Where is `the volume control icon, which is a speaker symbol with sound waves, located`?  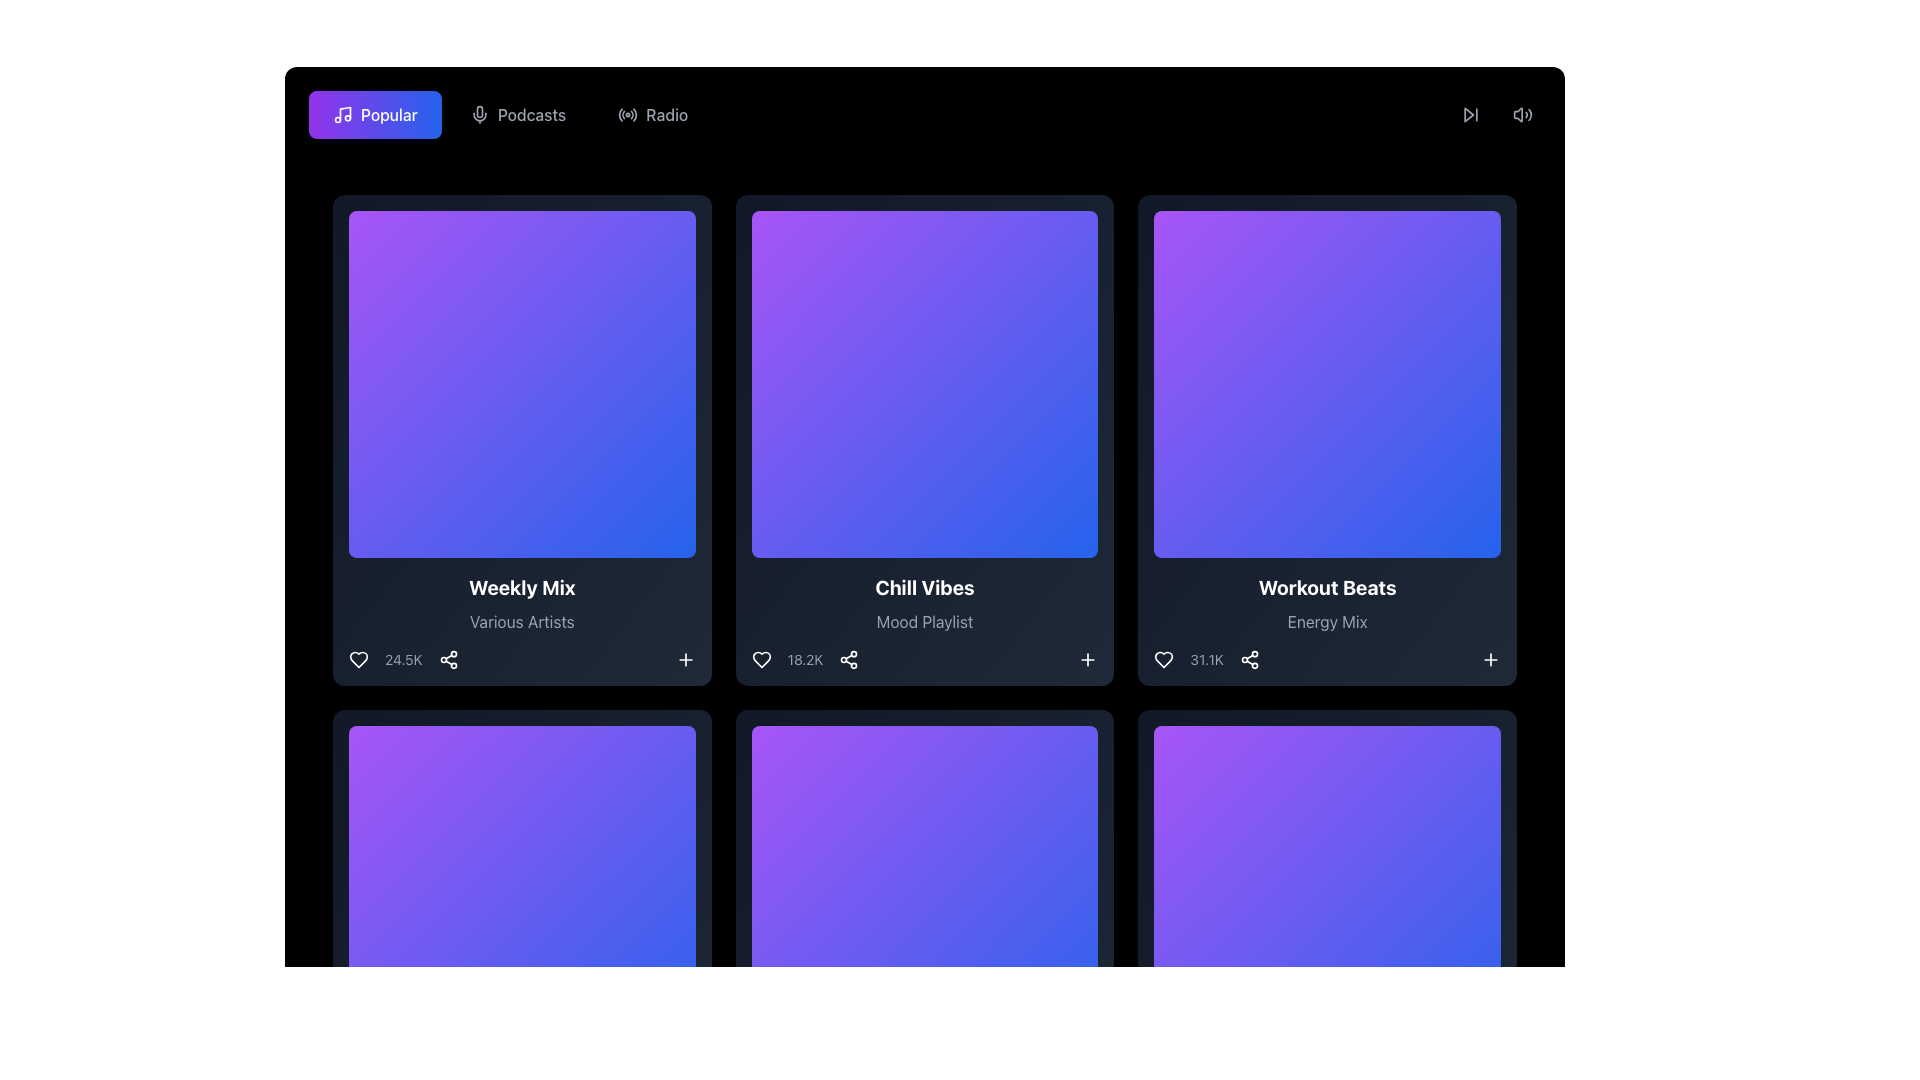
the volume control icon, which is a speaker symbol with sound waves, located is located at coordinates (1521, 115).